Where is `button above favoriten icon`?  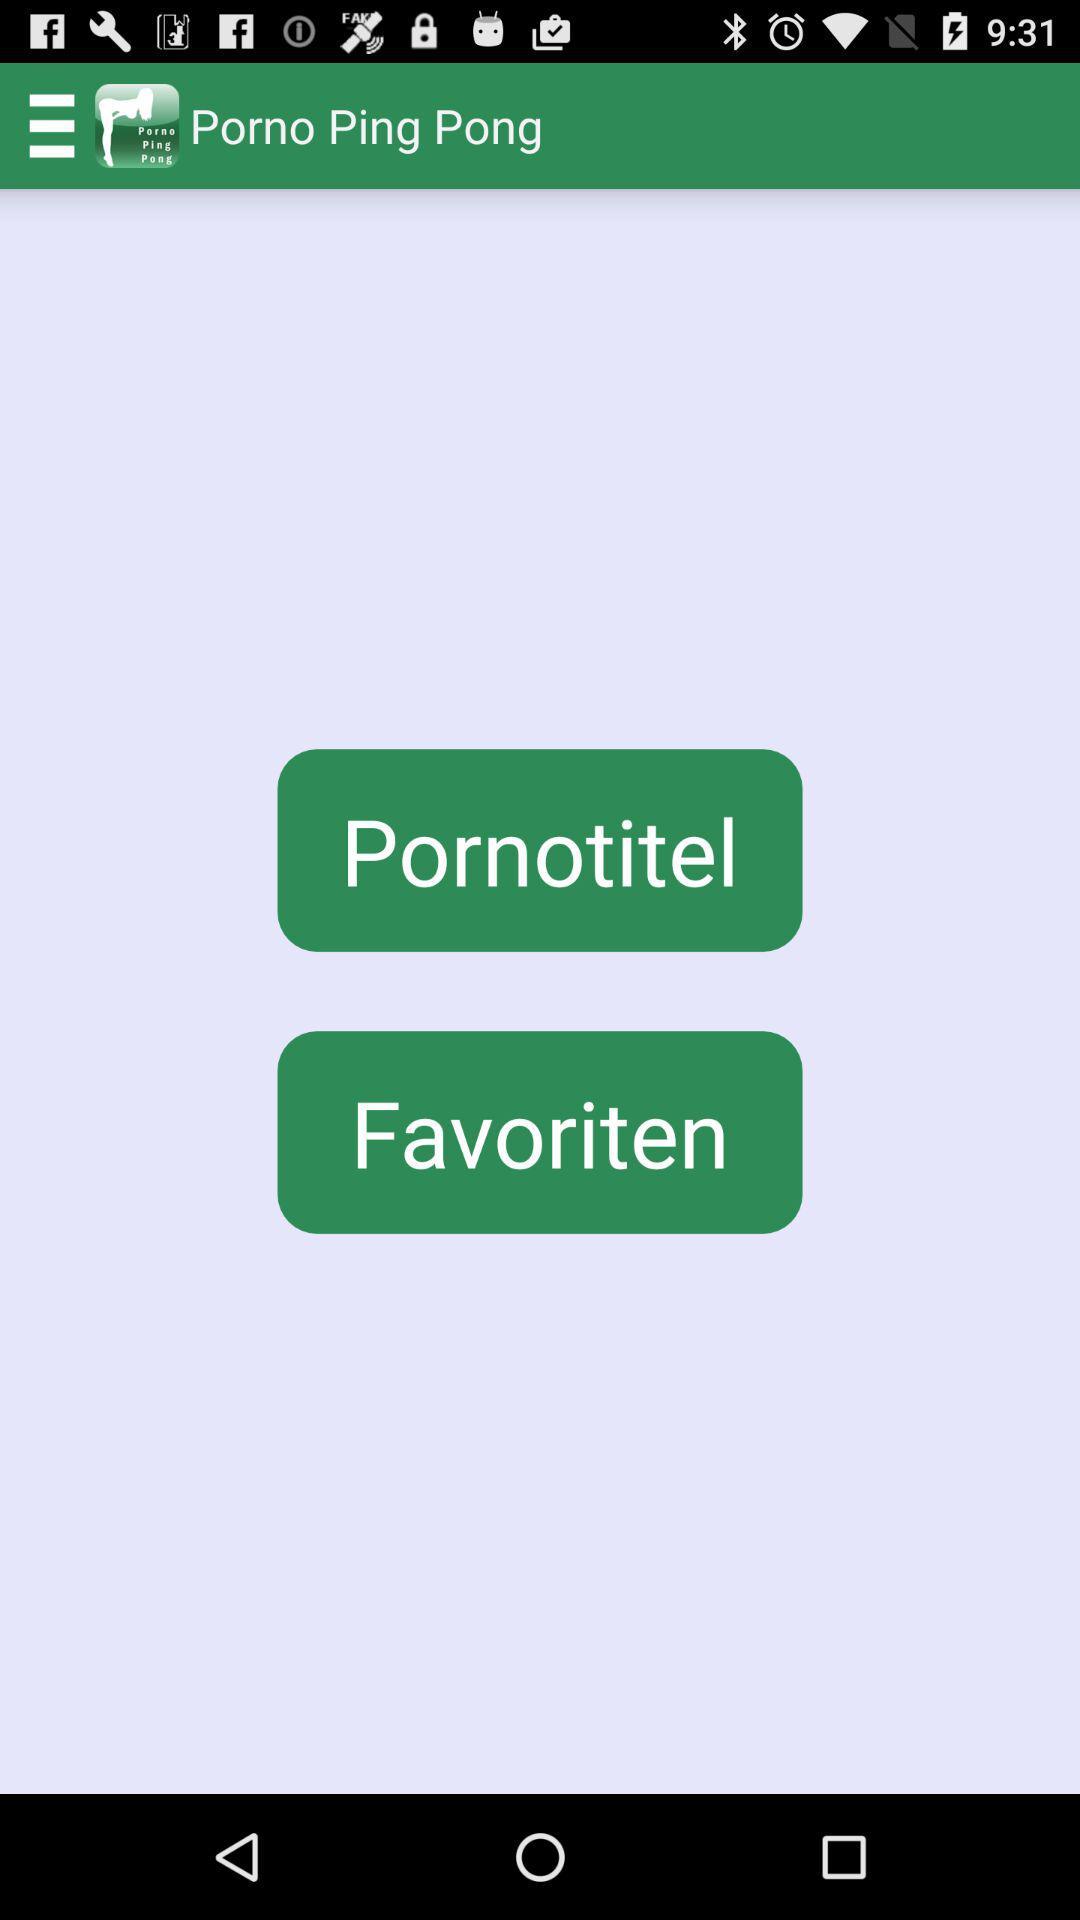 button above favoriten icon is located at coordinates (540, 850).